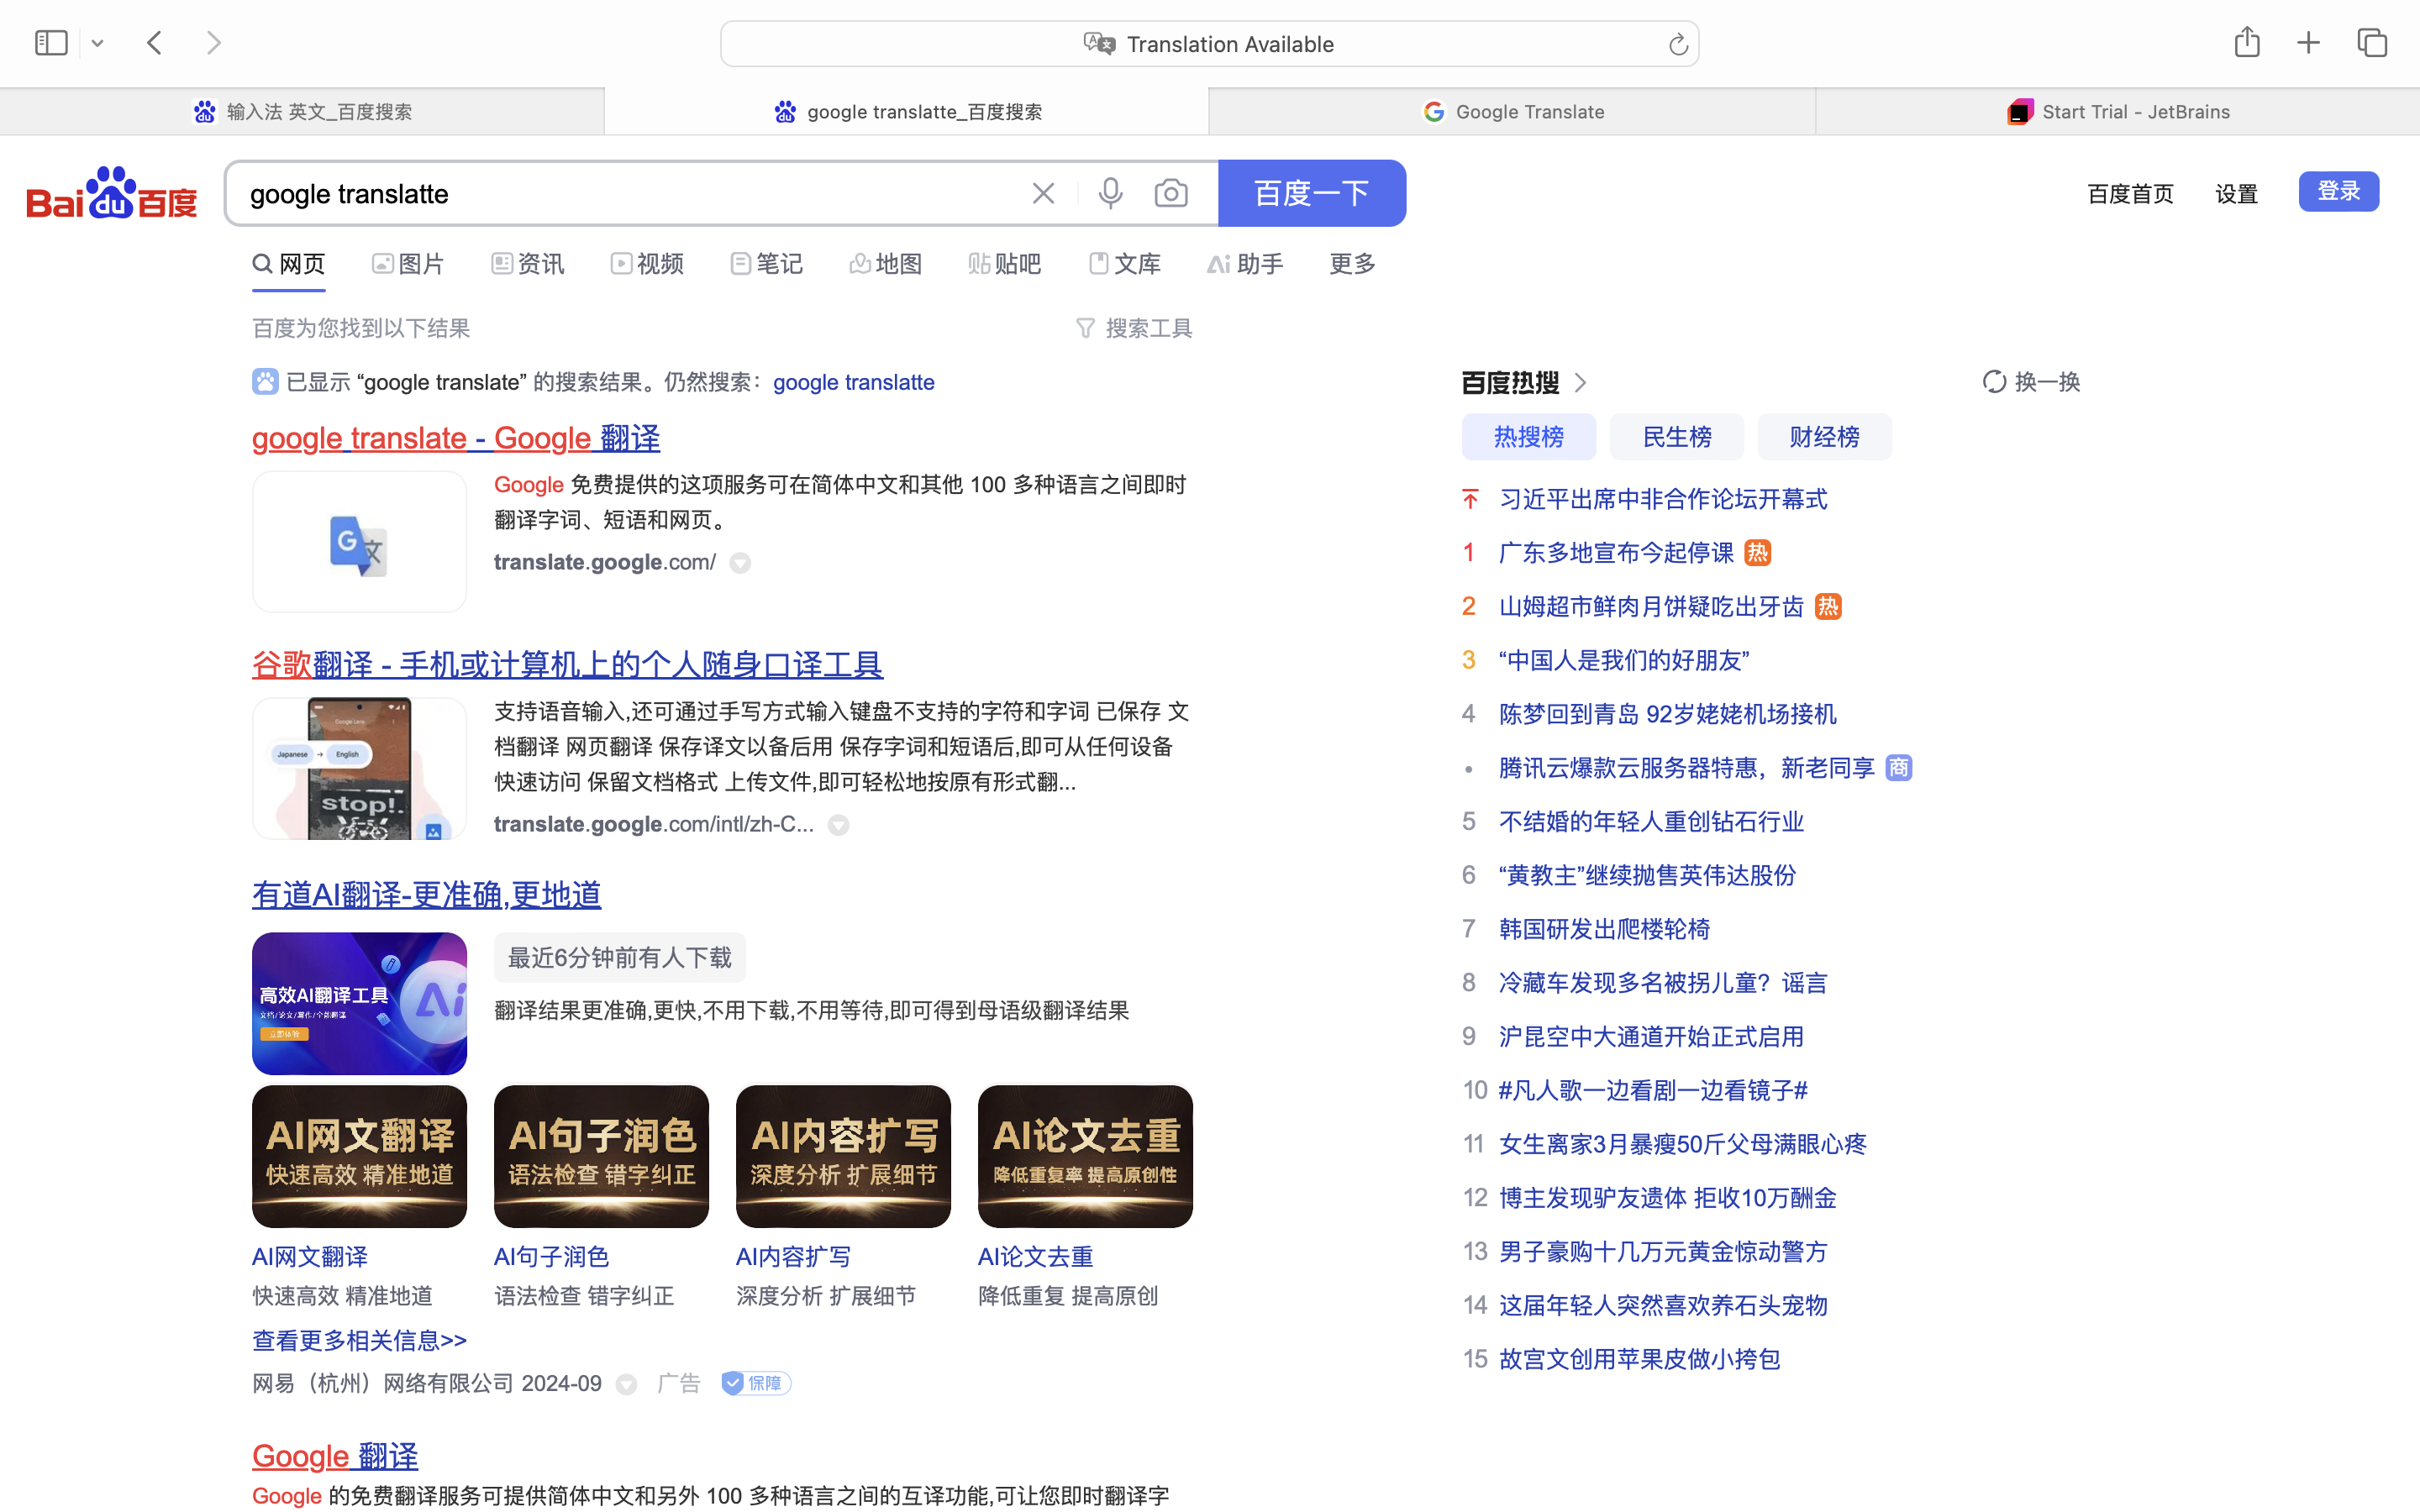 The width and height of the screenshot is (2420, 1512). What do you see at coordinates (360, 327) in the screenshot?
I see `'百度为您找到以下结果'` at bounding box center [360, 327].